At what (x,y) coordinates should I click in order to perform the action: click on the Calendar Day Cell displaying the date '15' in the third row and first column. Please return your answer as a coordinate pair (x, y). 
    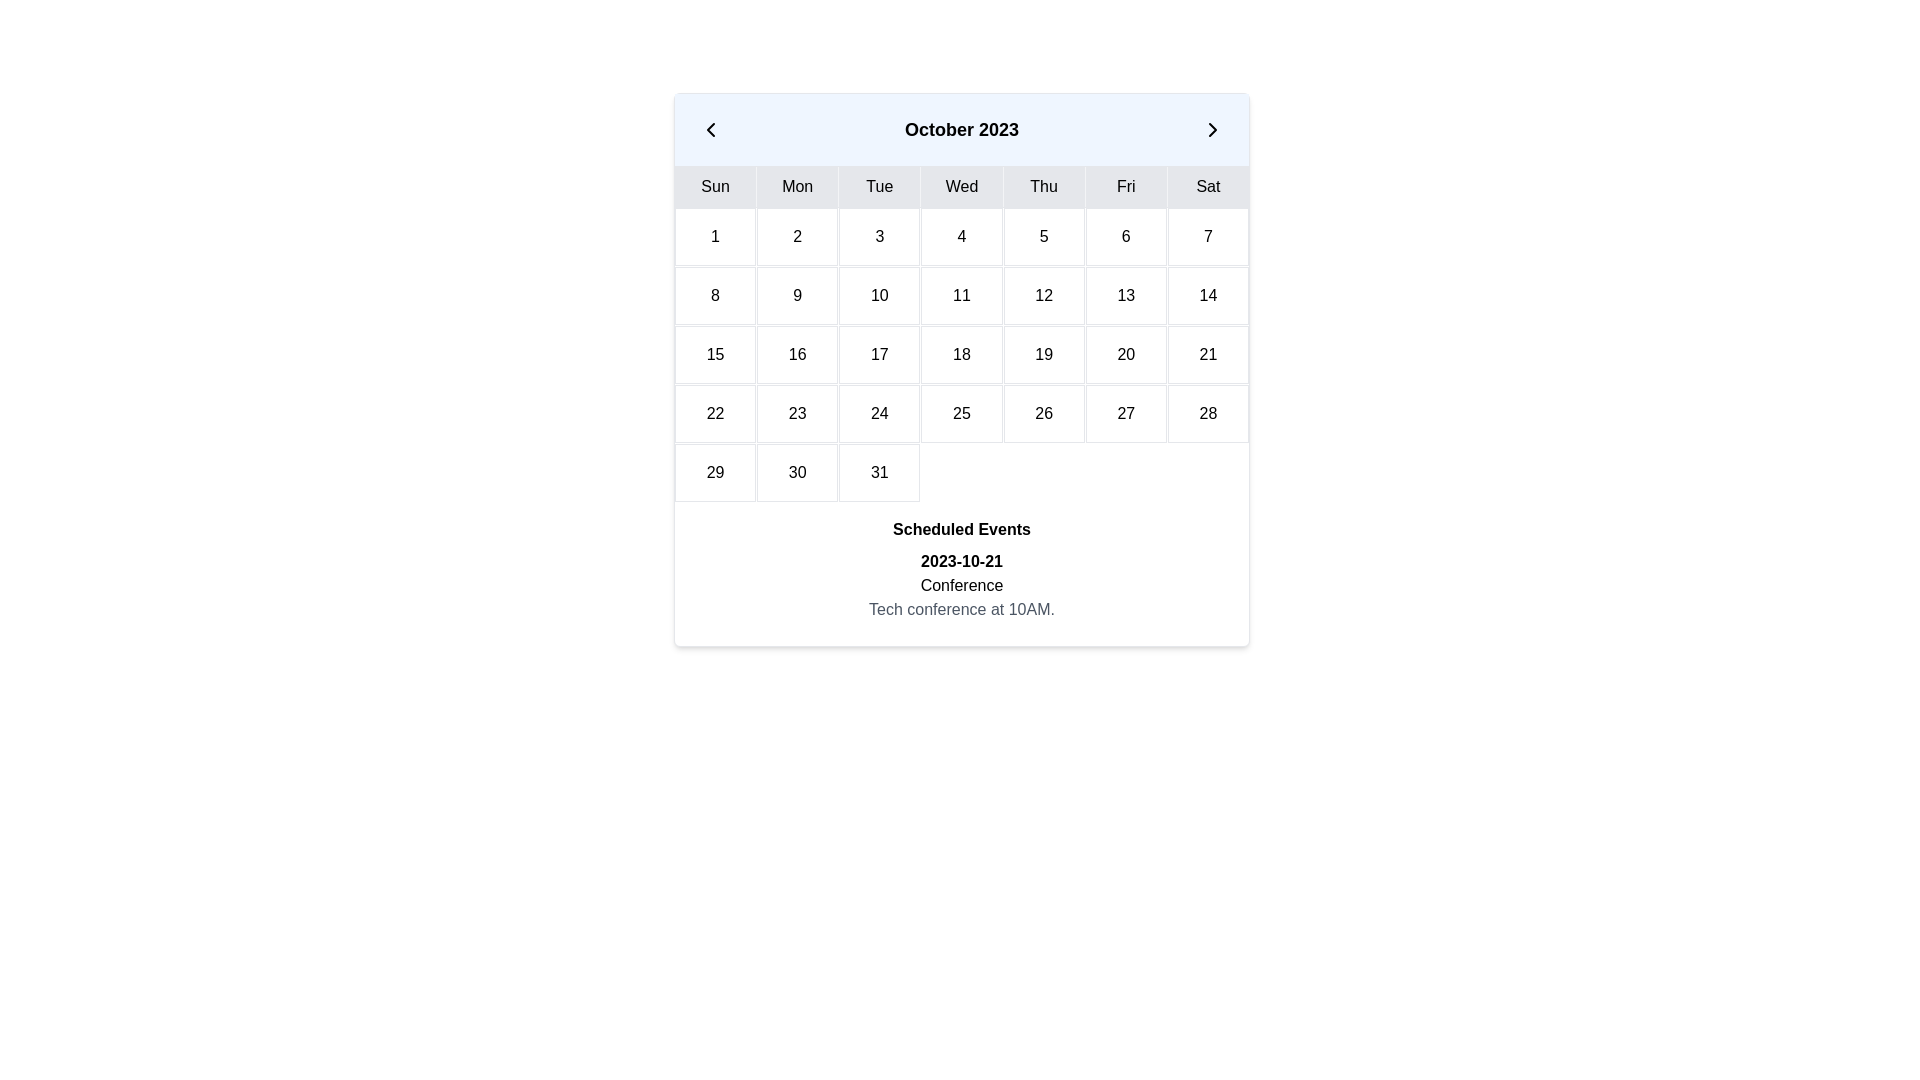
    Looking at the image, I should click on (715, 353).